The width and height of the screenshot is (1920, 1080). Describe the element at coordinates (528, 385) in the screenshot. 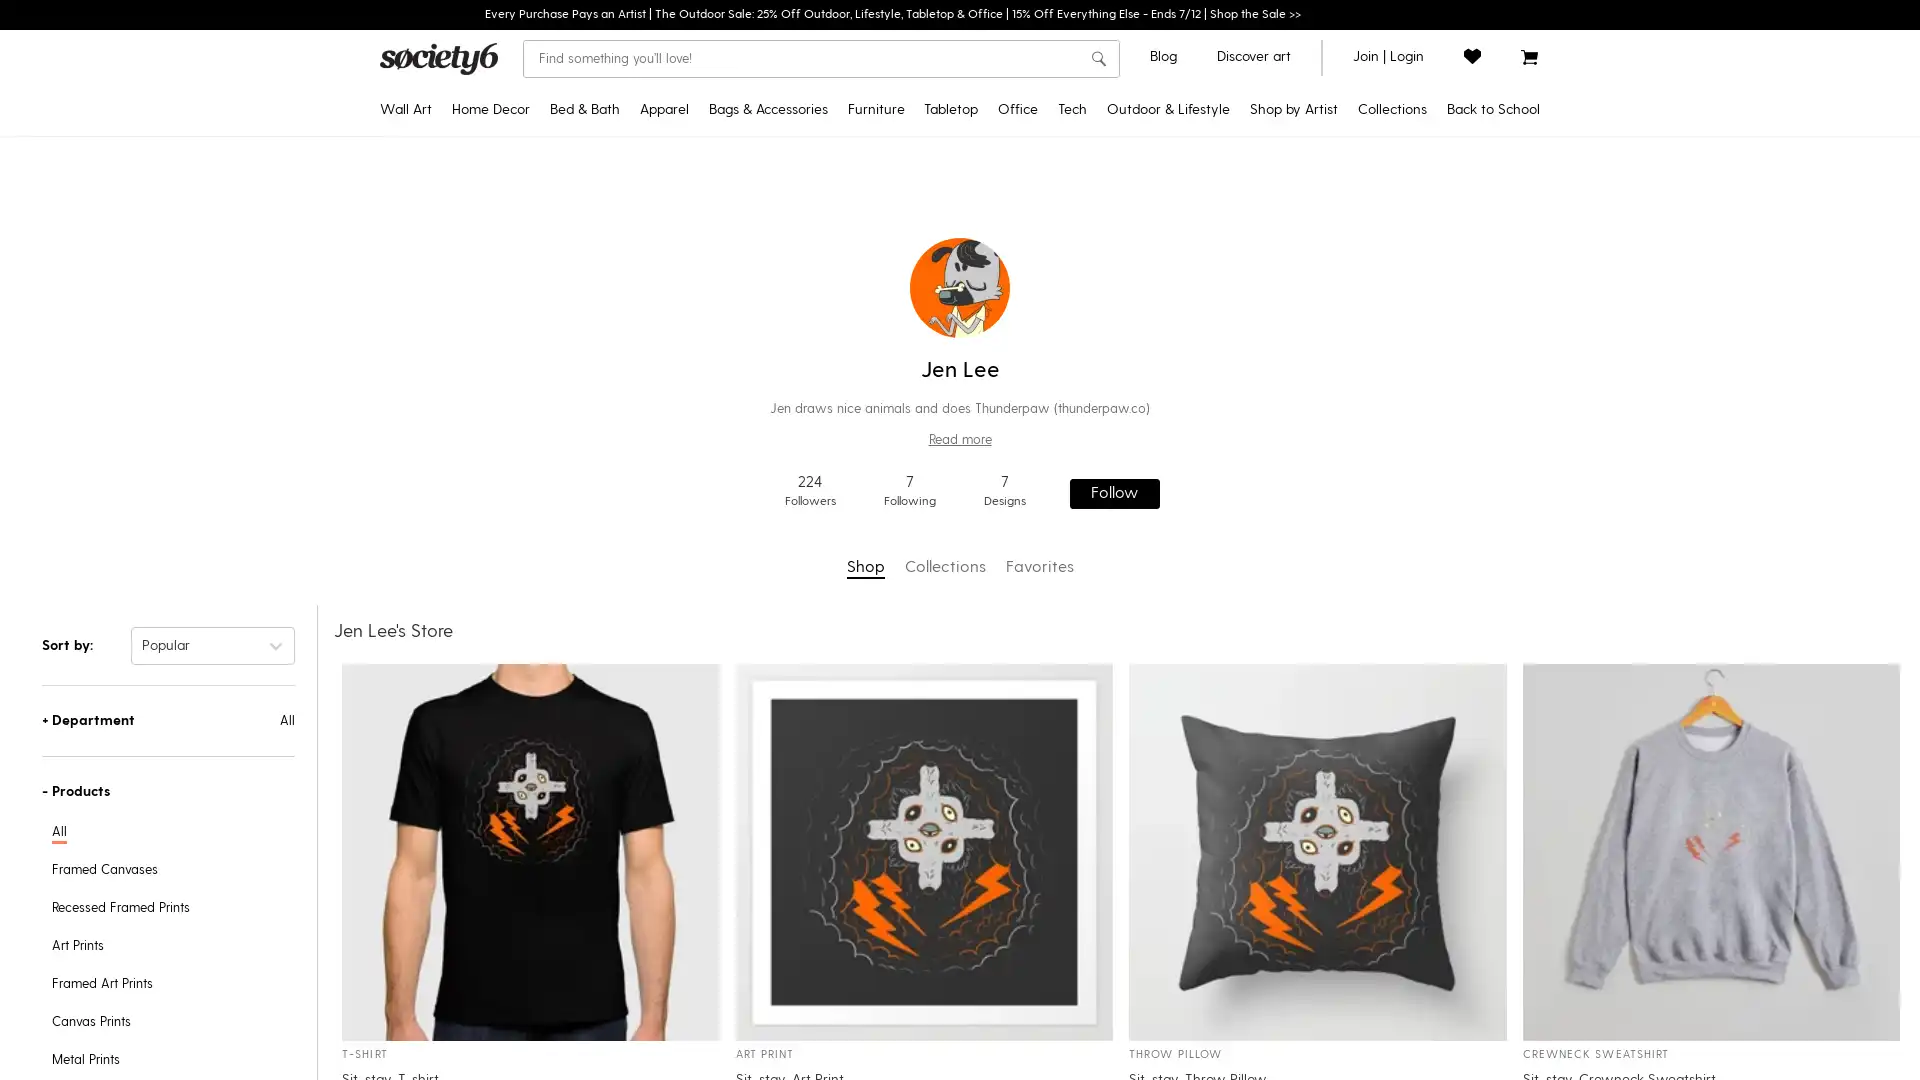

I see `Wall Clocks` at that location.